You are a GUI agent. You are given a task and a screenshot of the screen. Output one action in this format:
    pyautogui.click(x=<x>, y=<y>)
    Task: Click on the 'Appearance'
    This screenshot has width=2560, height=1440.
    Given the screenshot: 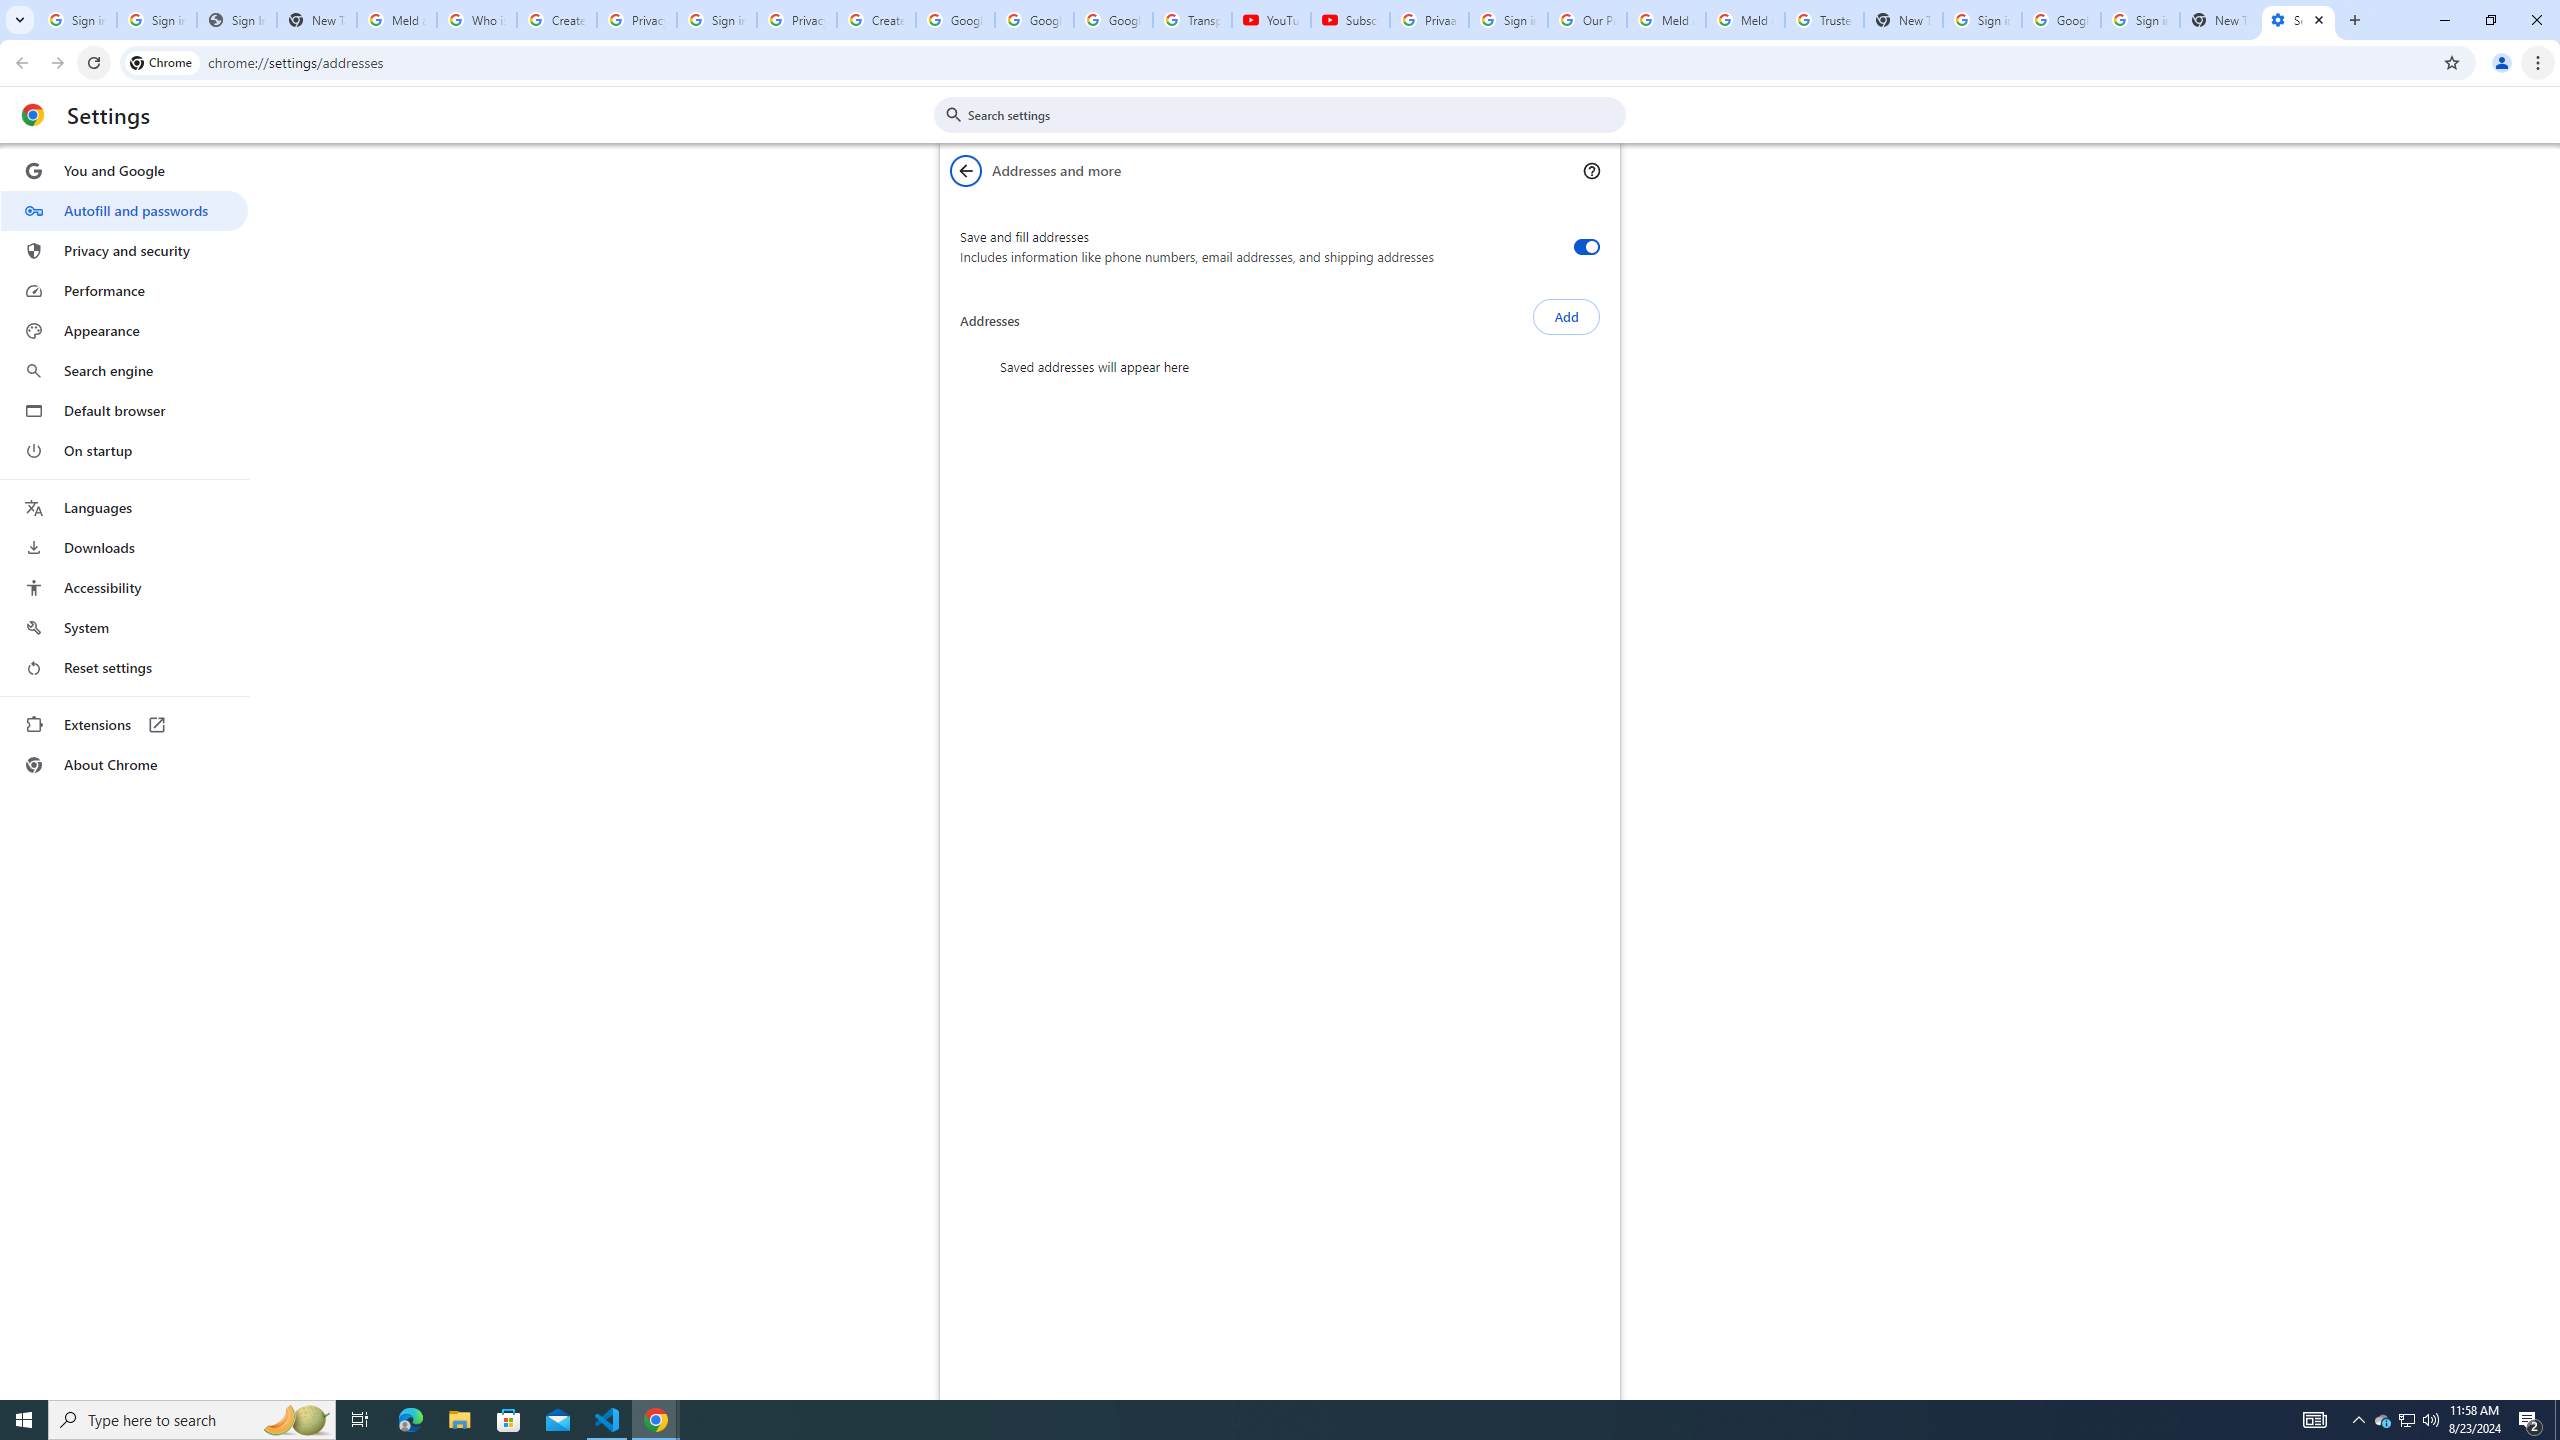 What is the action you would take?
    pyautogui.click(x=123, y=330)
    